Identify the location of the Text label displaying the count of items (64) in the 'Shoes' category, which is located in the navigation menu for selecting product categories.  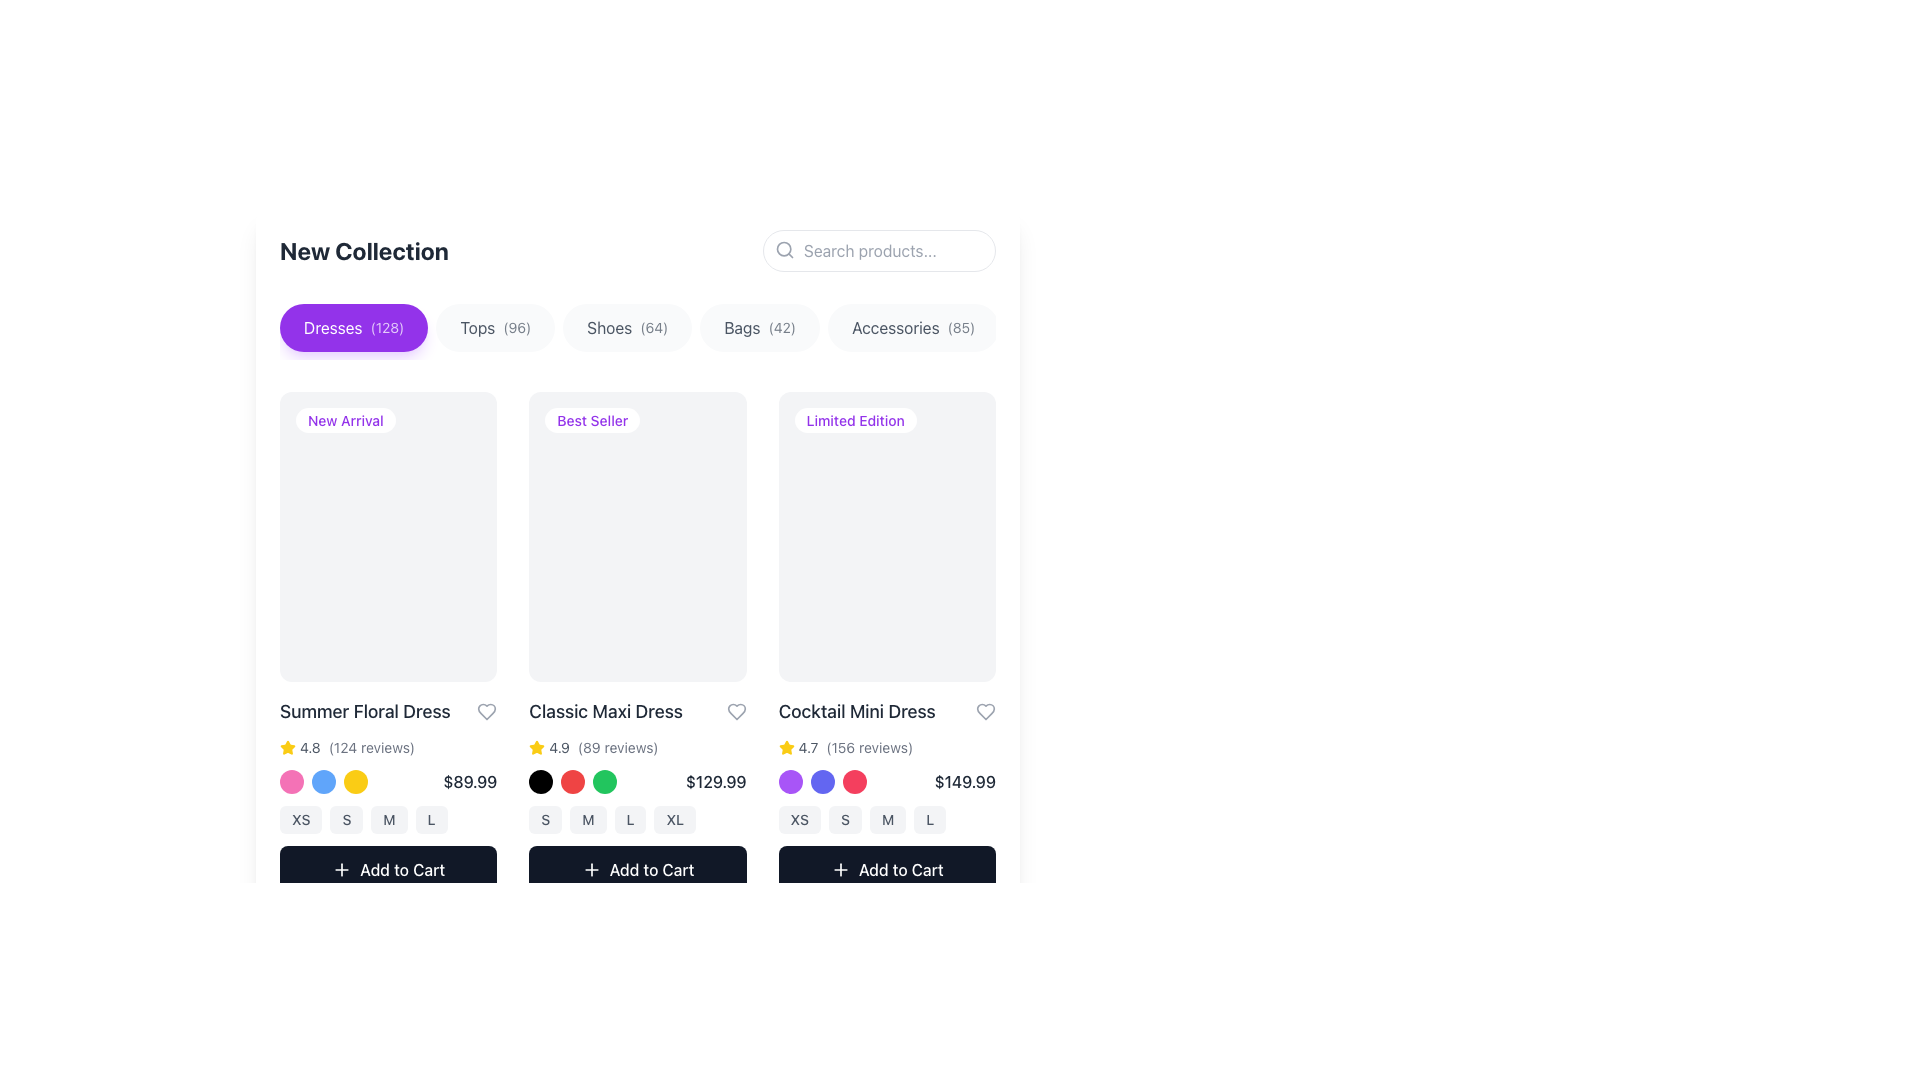
(654, 326).